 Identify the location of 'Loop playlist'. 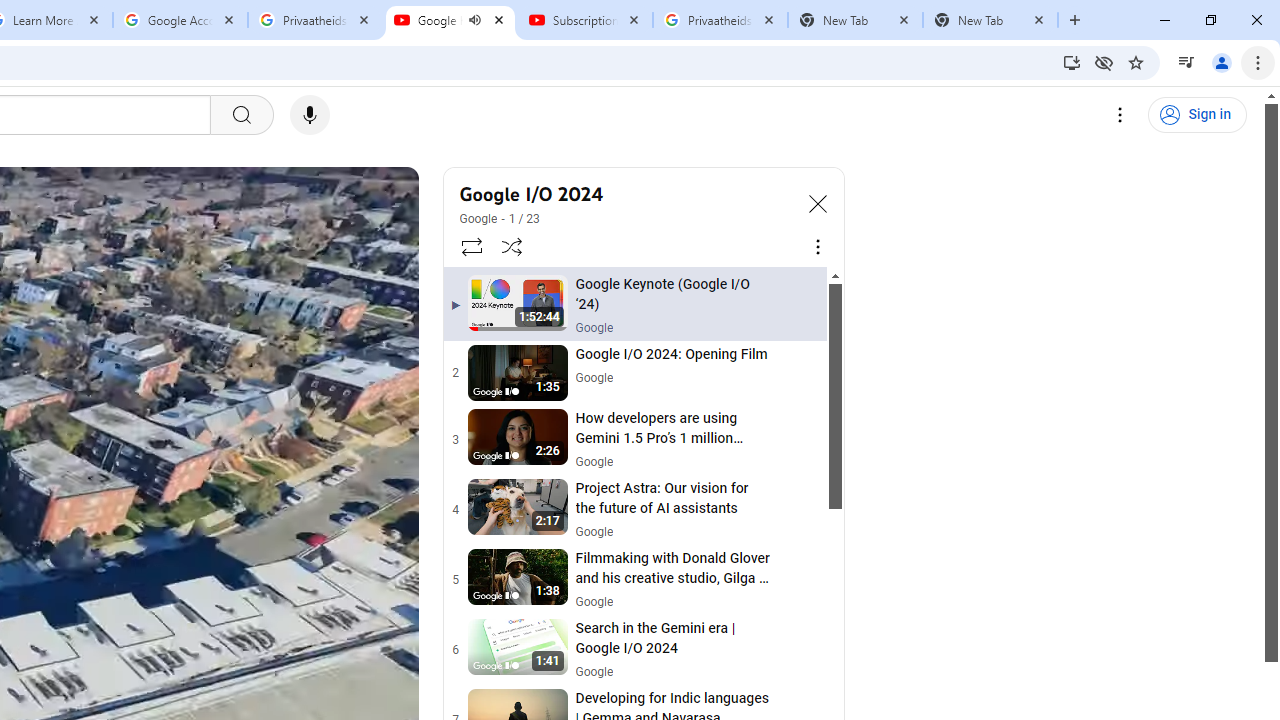
(470, 245).